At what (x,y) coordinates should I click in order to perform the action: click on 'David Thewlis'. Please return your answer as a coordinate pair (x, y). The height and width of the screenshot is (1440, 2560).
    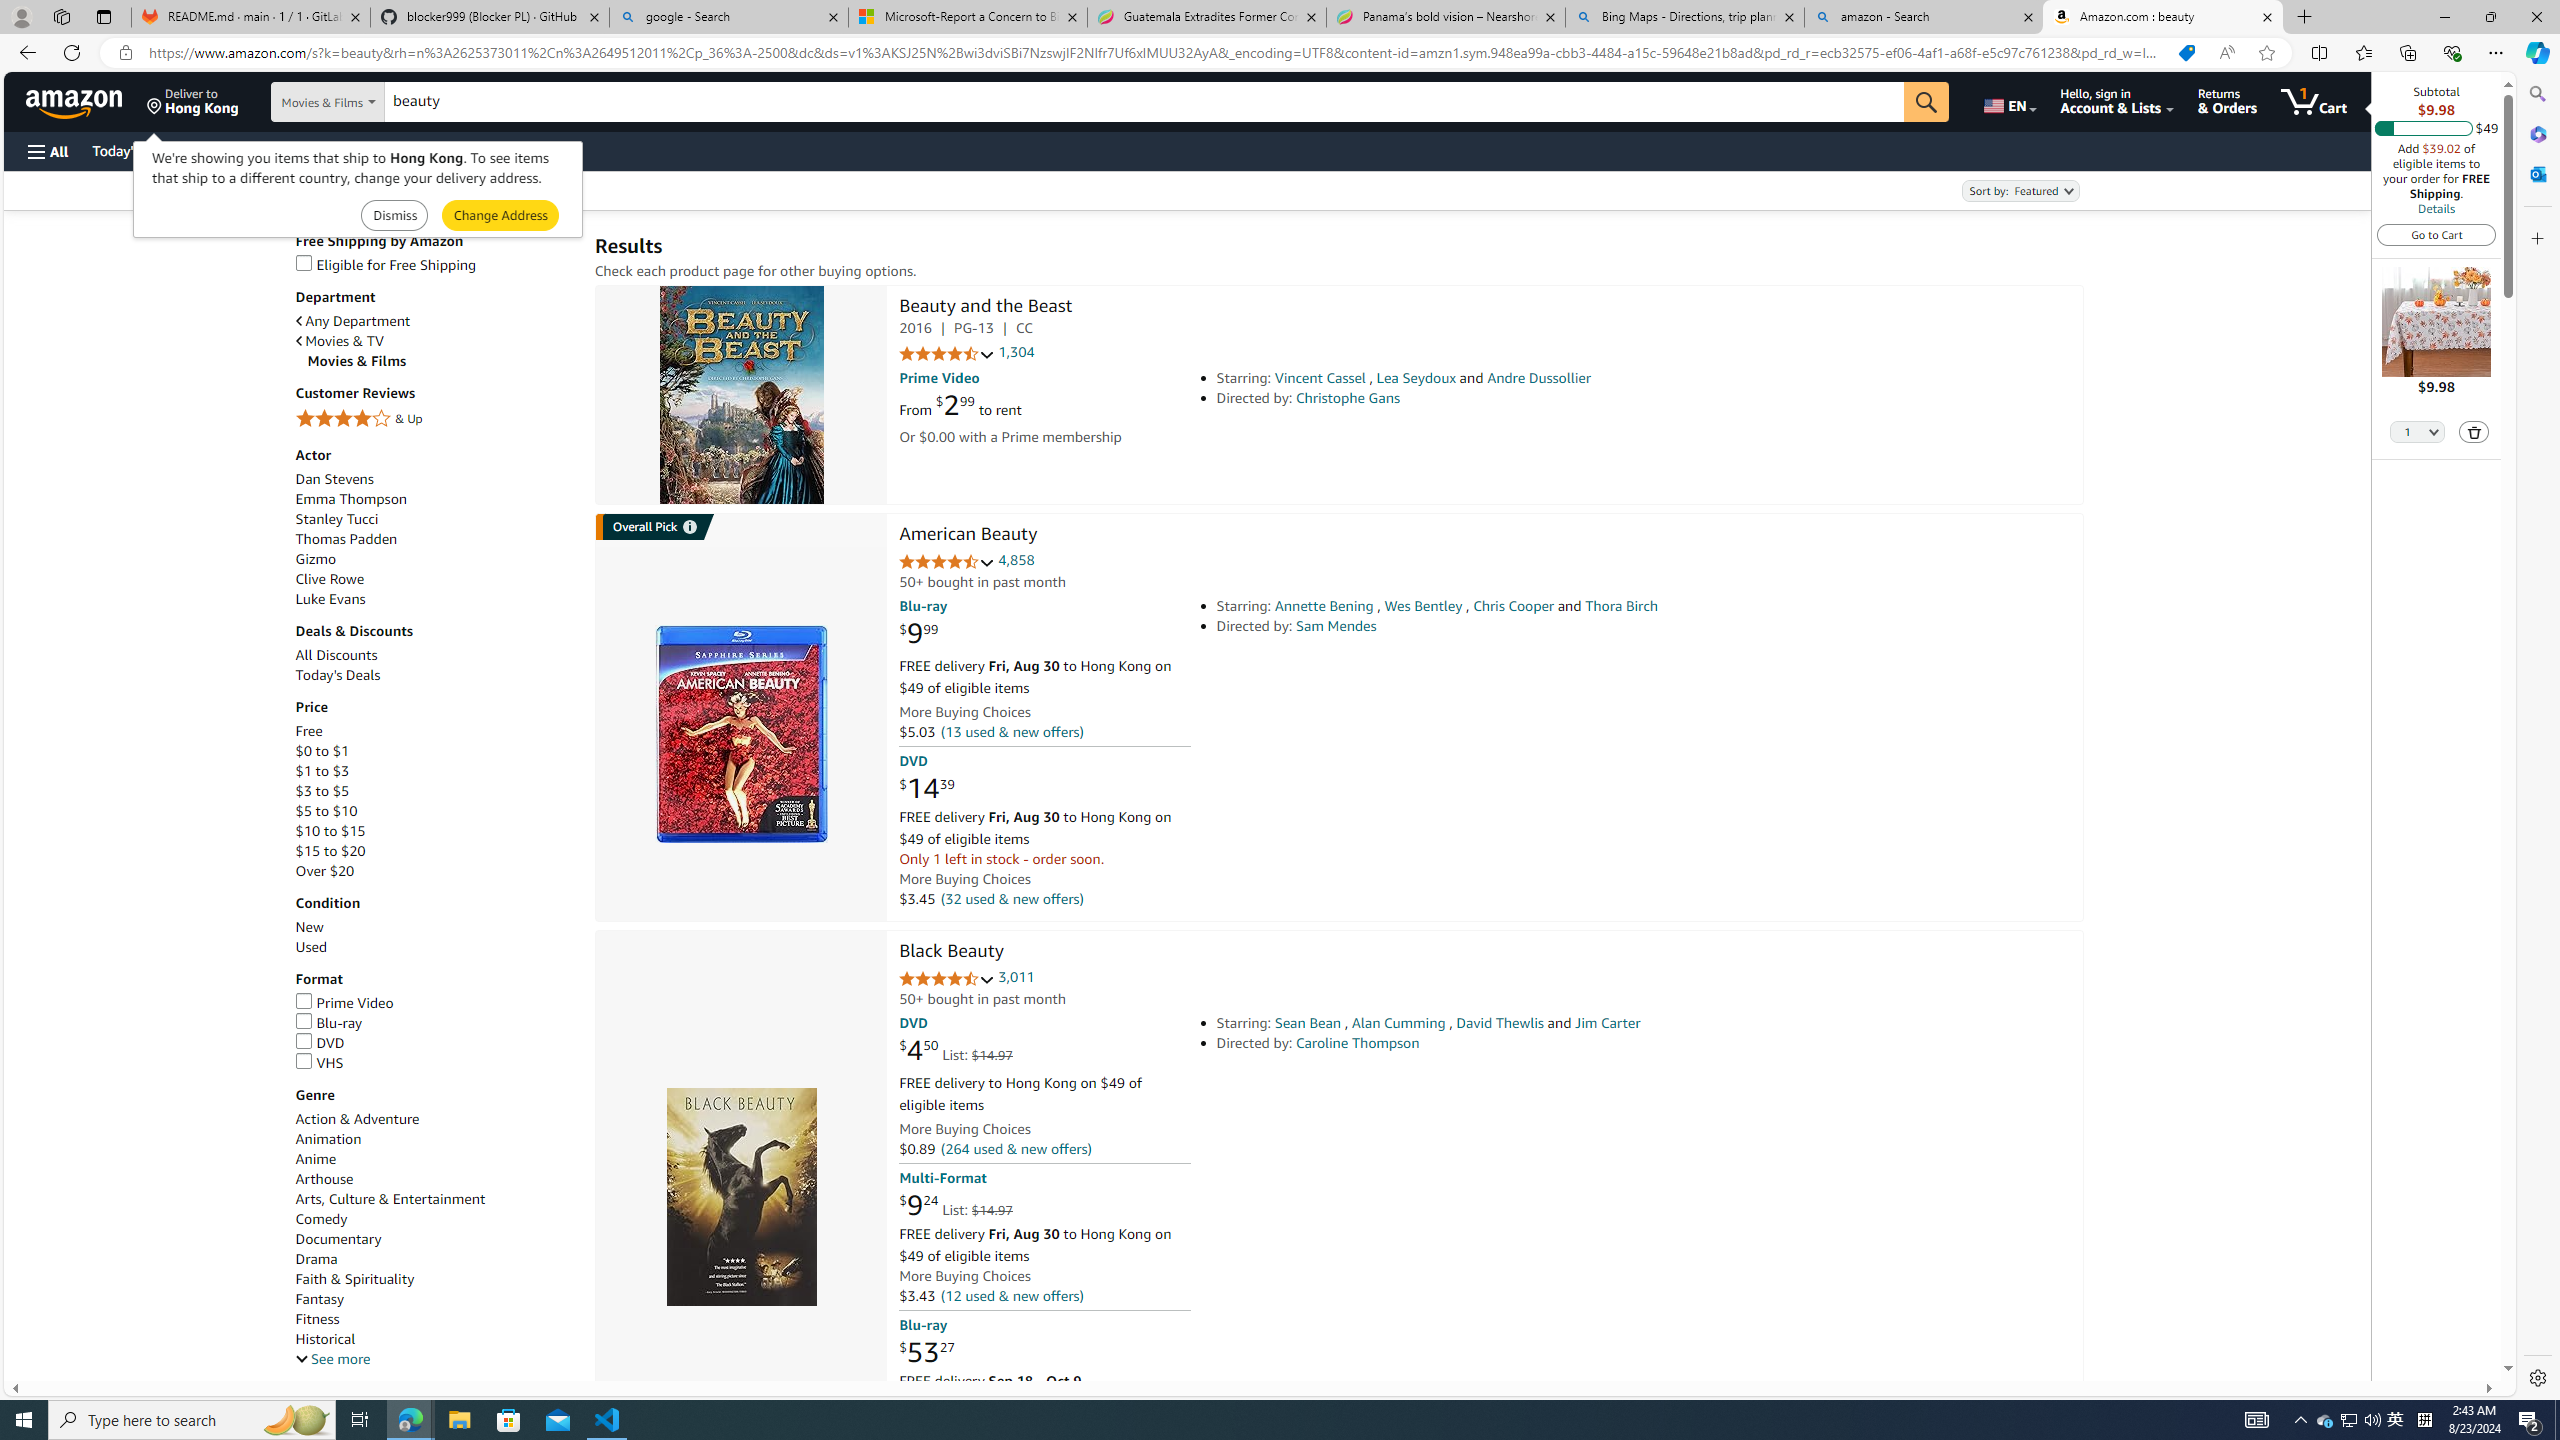
    Looking at the image, I should click on (1500, 1022).